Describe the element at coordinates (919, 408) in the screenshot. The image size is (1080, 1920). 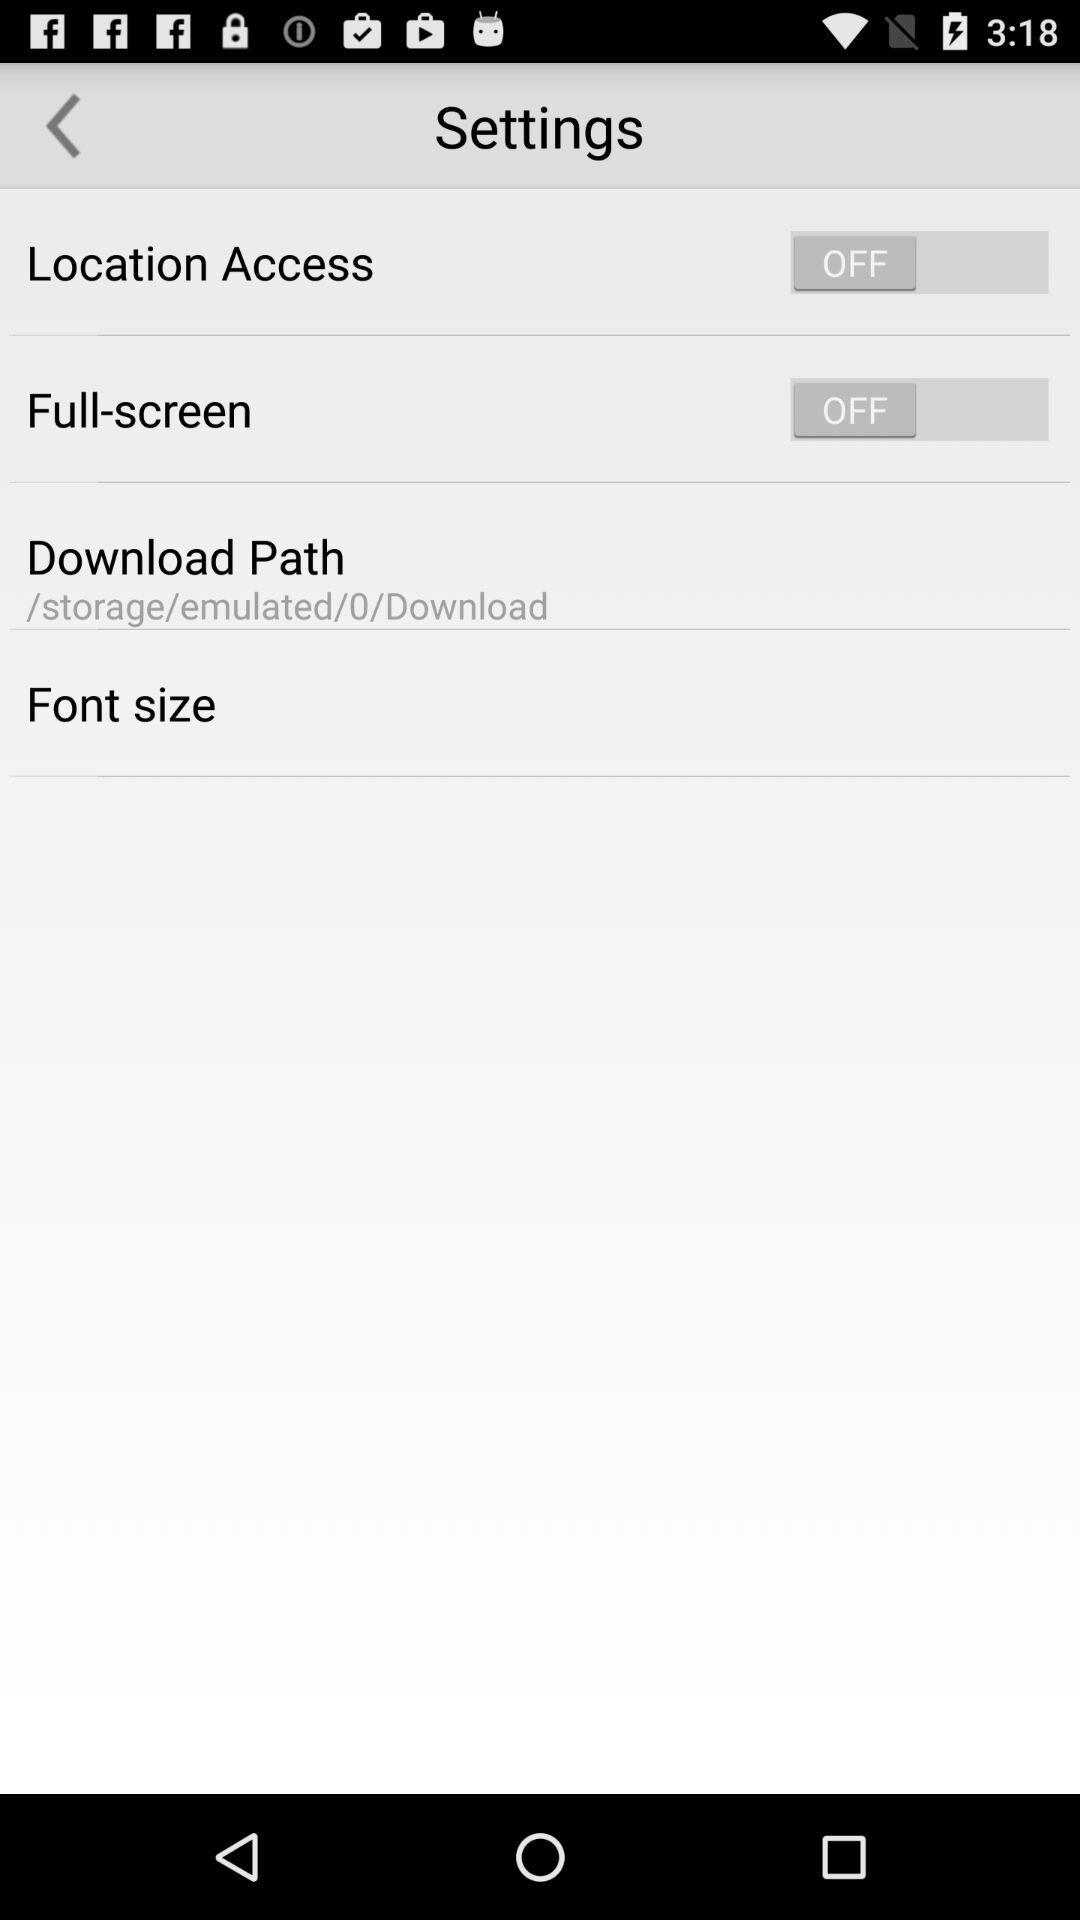
I see `icon to the right of full-screen app` at that location.